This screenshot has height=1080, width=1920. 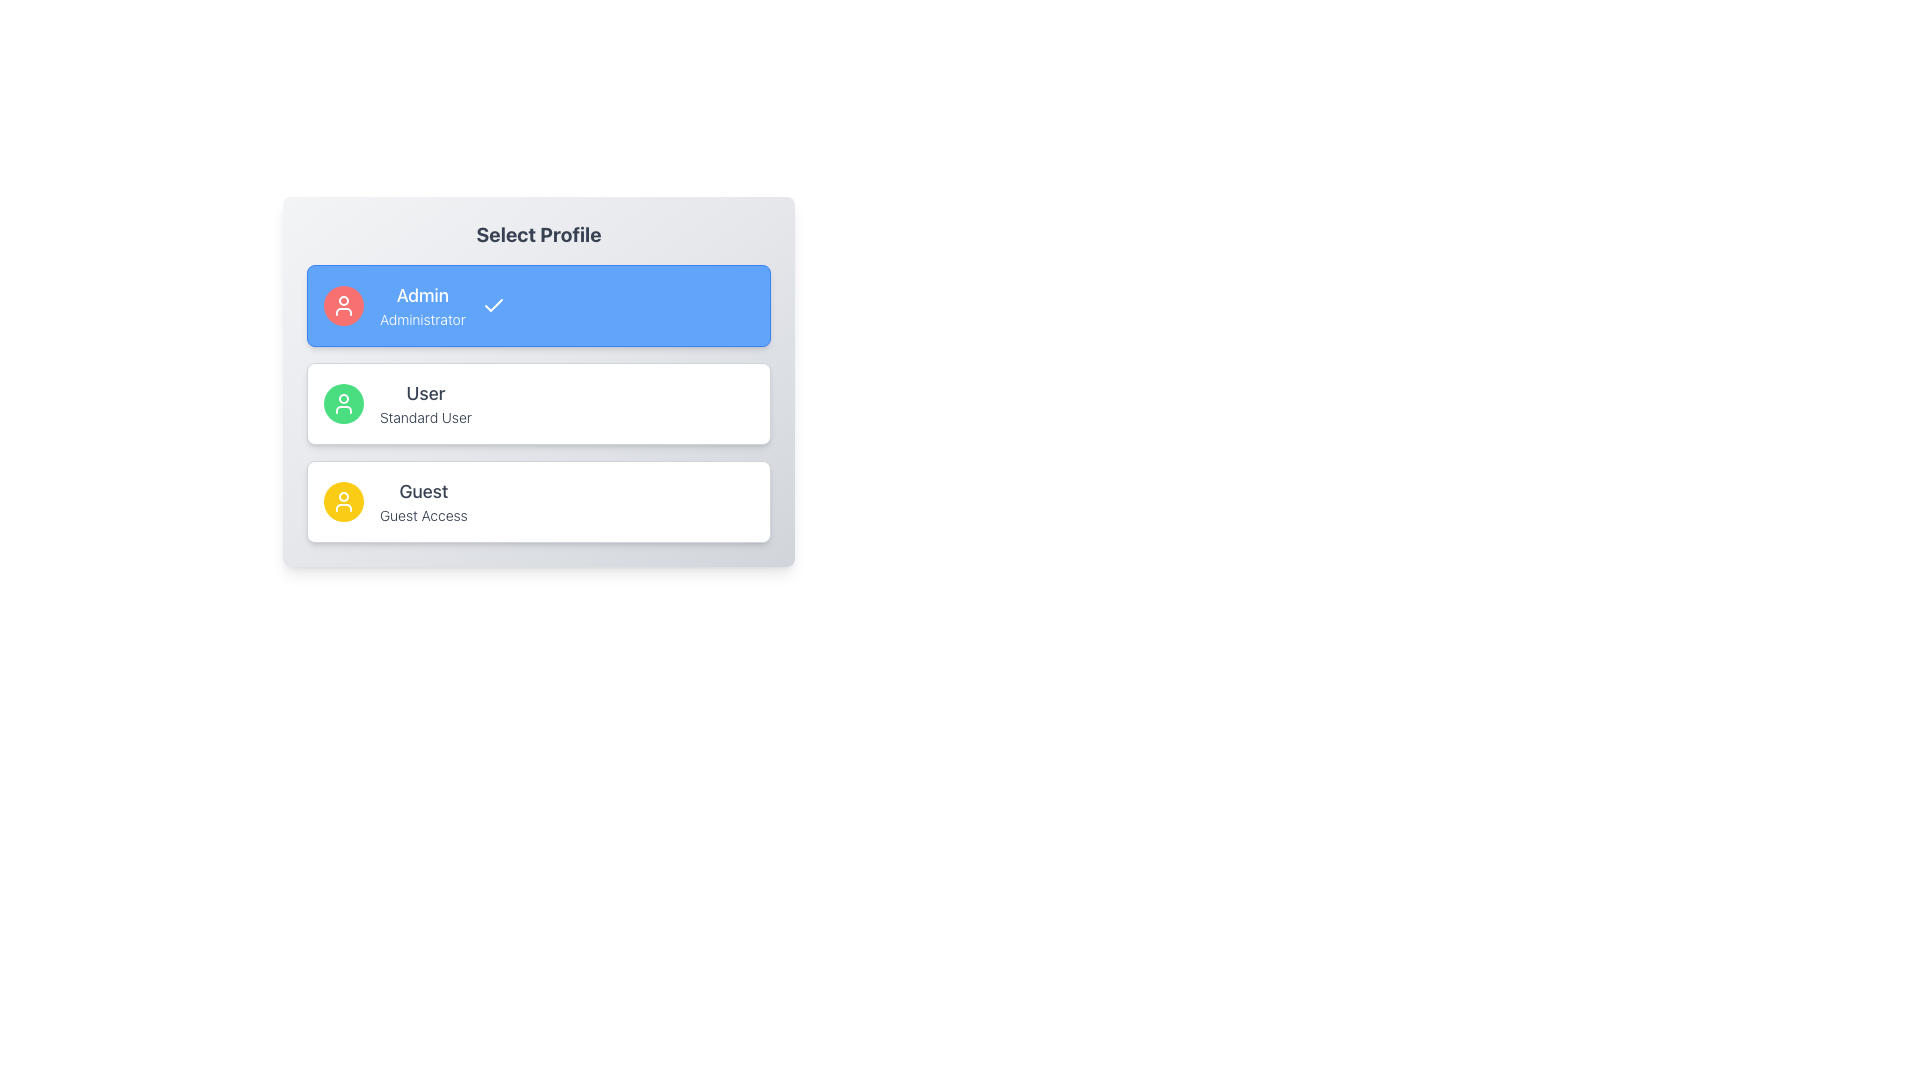 I want to click on the 'Standard User' selection button located between the 'Admin' and 'Guest' options under the 'Select Profile' title, so click(x=538, y=404).